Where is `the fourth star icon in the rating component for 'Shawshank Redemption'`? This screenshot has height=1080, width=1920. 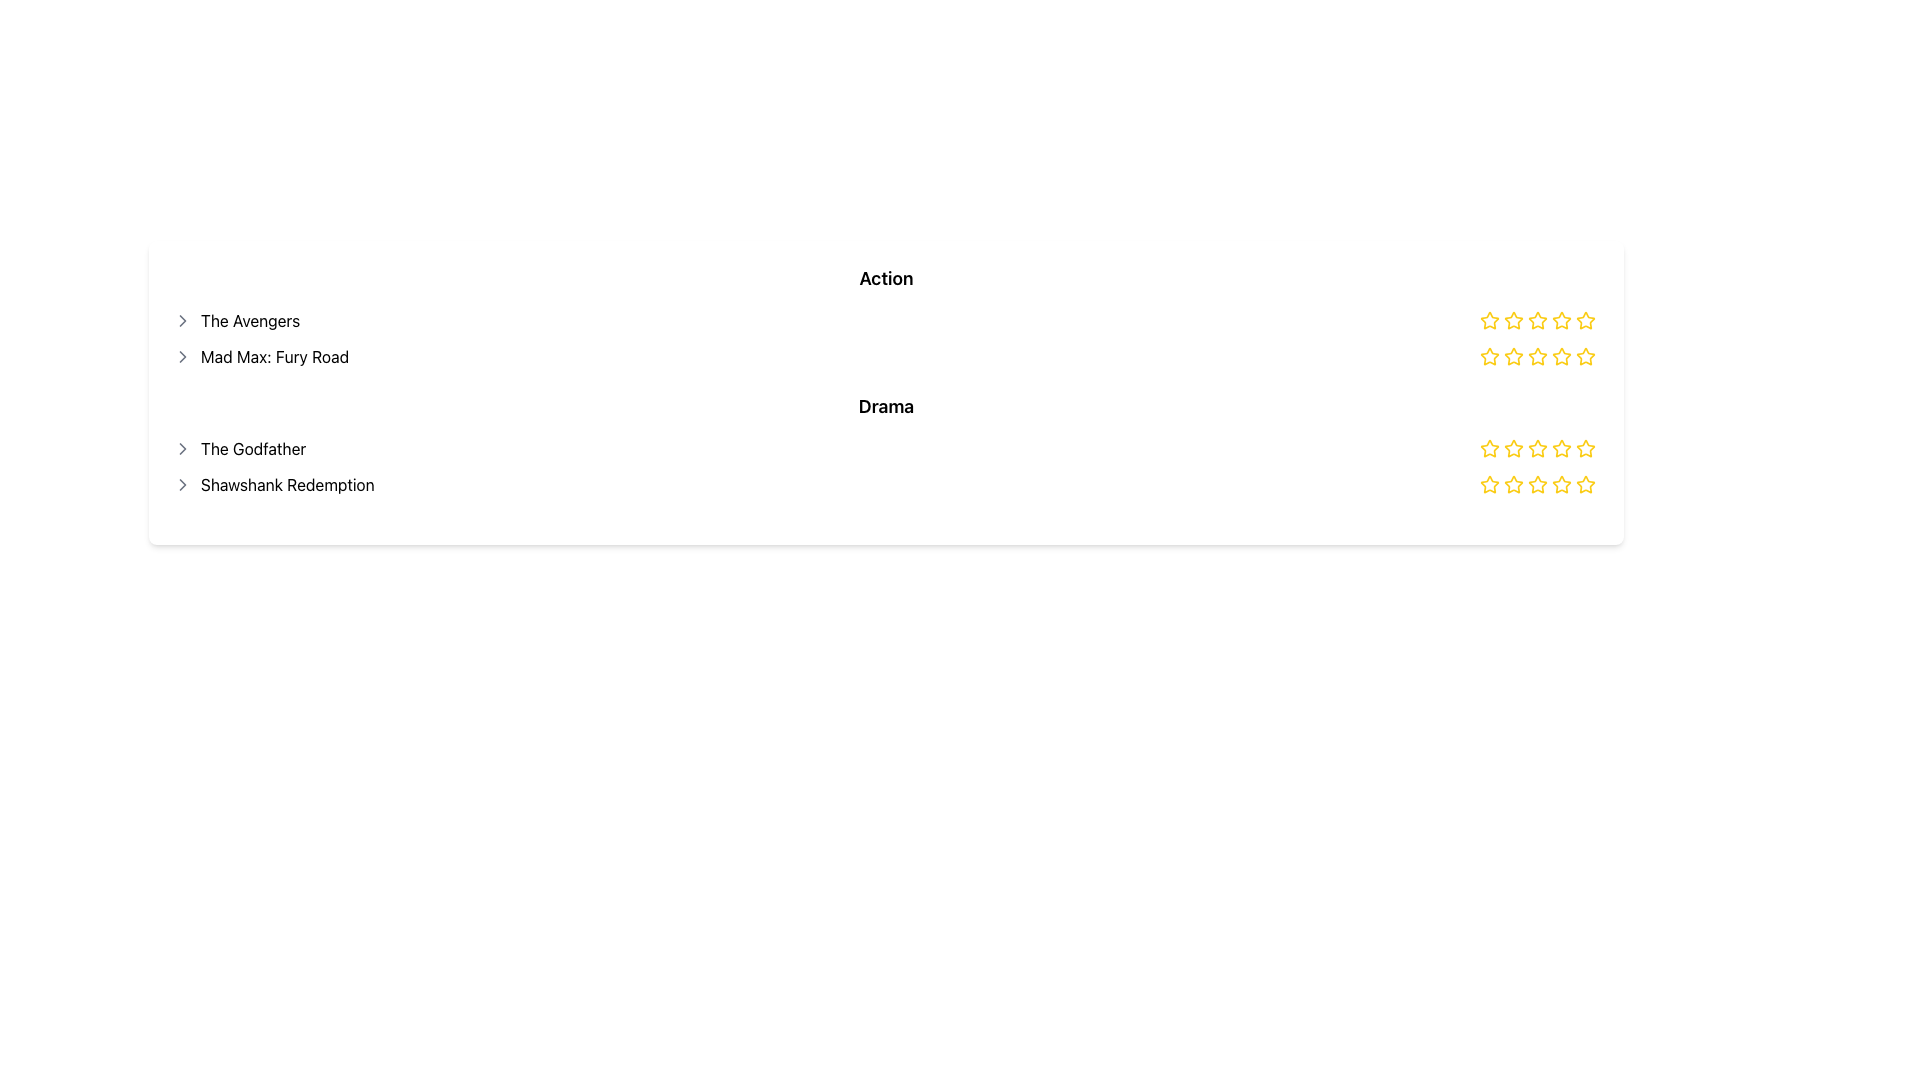 the fourth star icon in the rating component for 'Shawshank Redemption' is located at coordinates (1536, 447).